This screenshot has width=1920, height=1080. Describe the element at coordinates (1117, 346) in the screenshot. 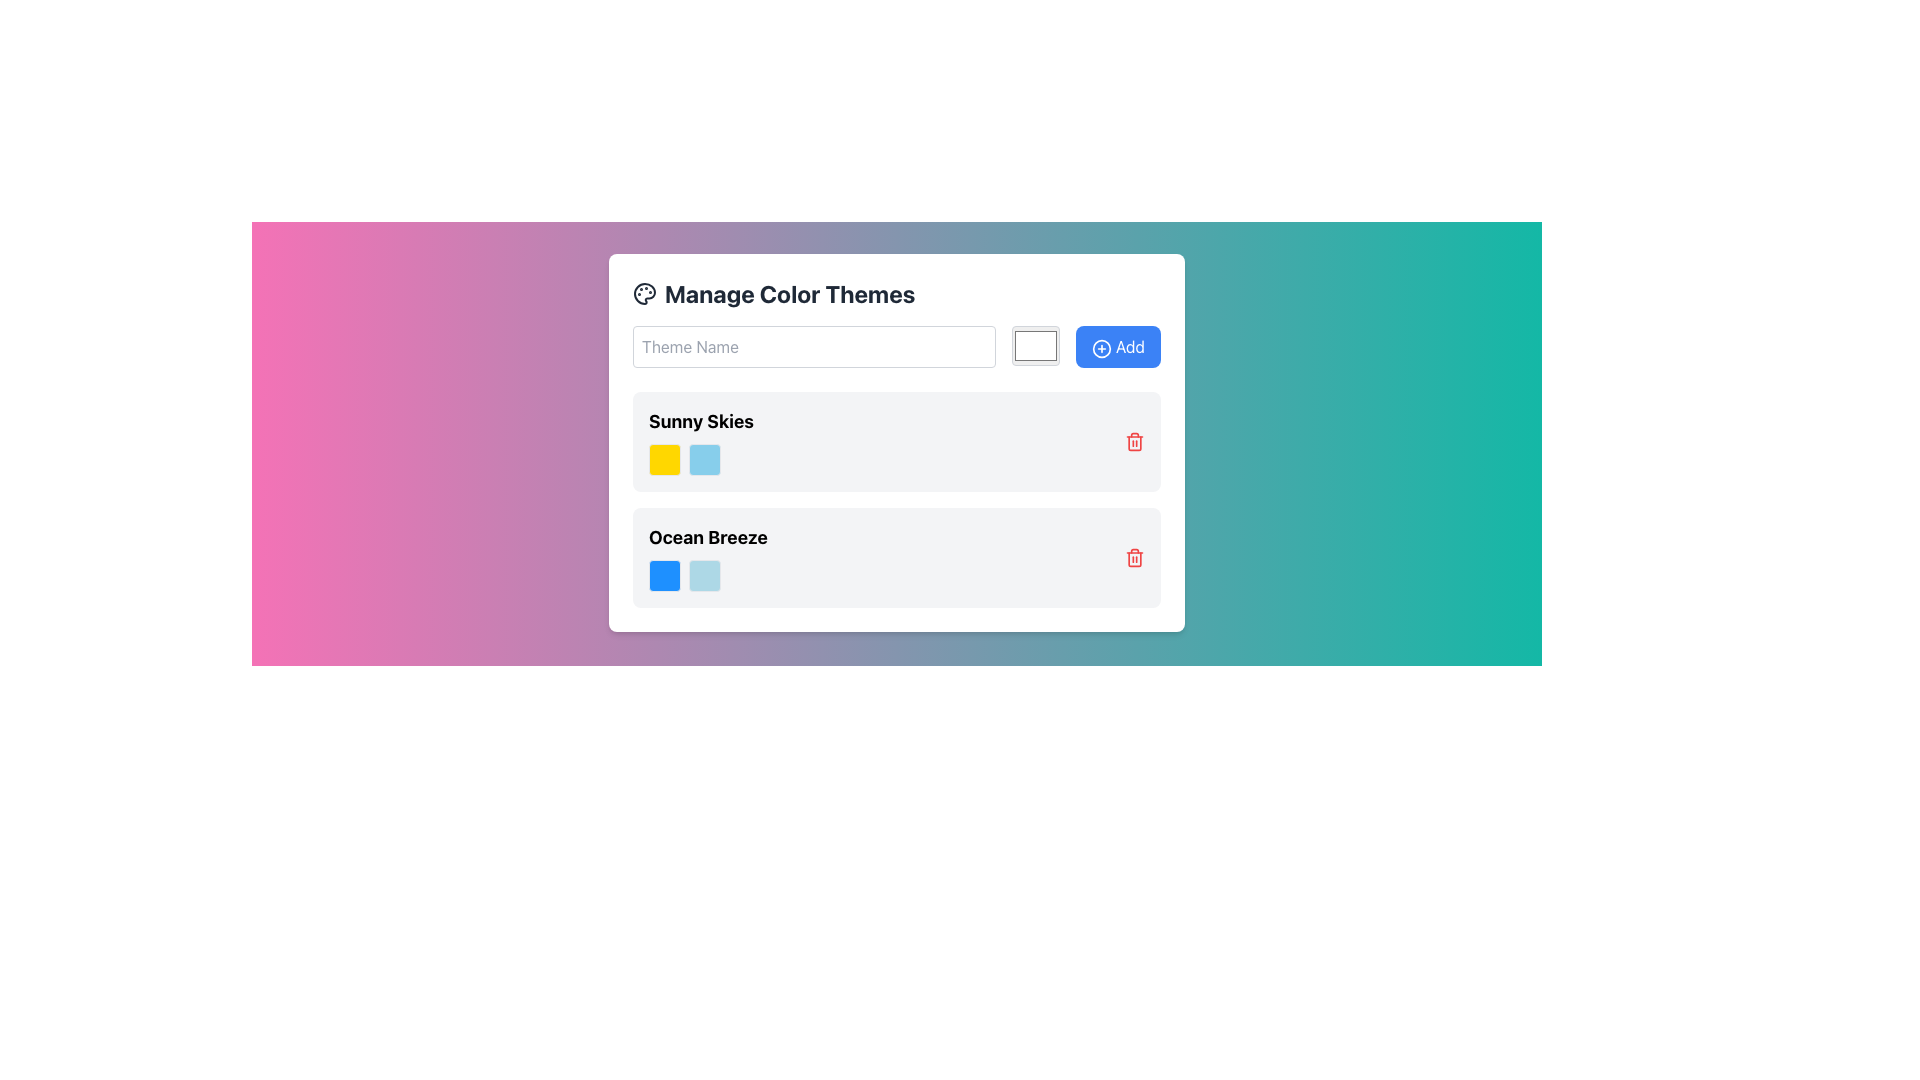

I see `the rightmost button used for adding a new color theme or item` at that location.